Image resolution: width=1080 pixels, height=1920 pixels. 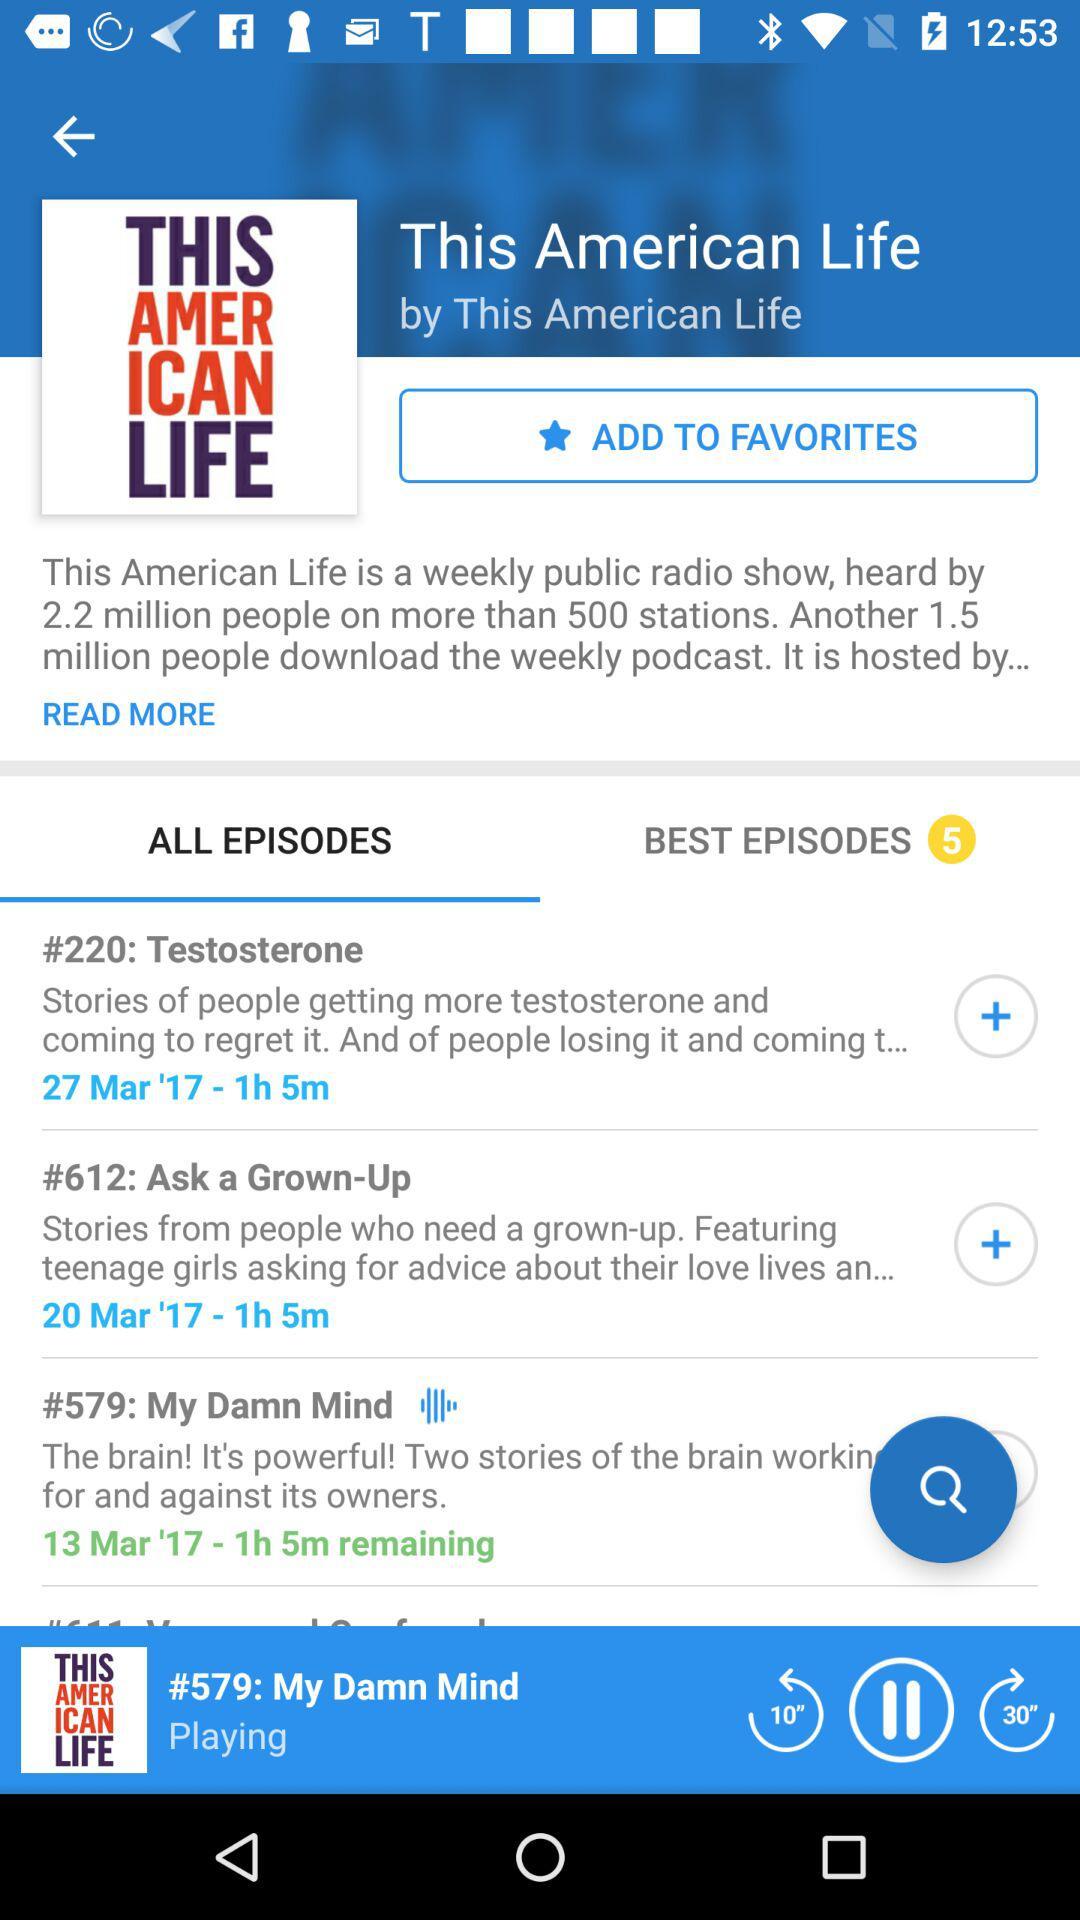 What do you see at coordinates (943, 1489) in the screenshot?
I see `the search icon` at bounding box center [943, 1489].